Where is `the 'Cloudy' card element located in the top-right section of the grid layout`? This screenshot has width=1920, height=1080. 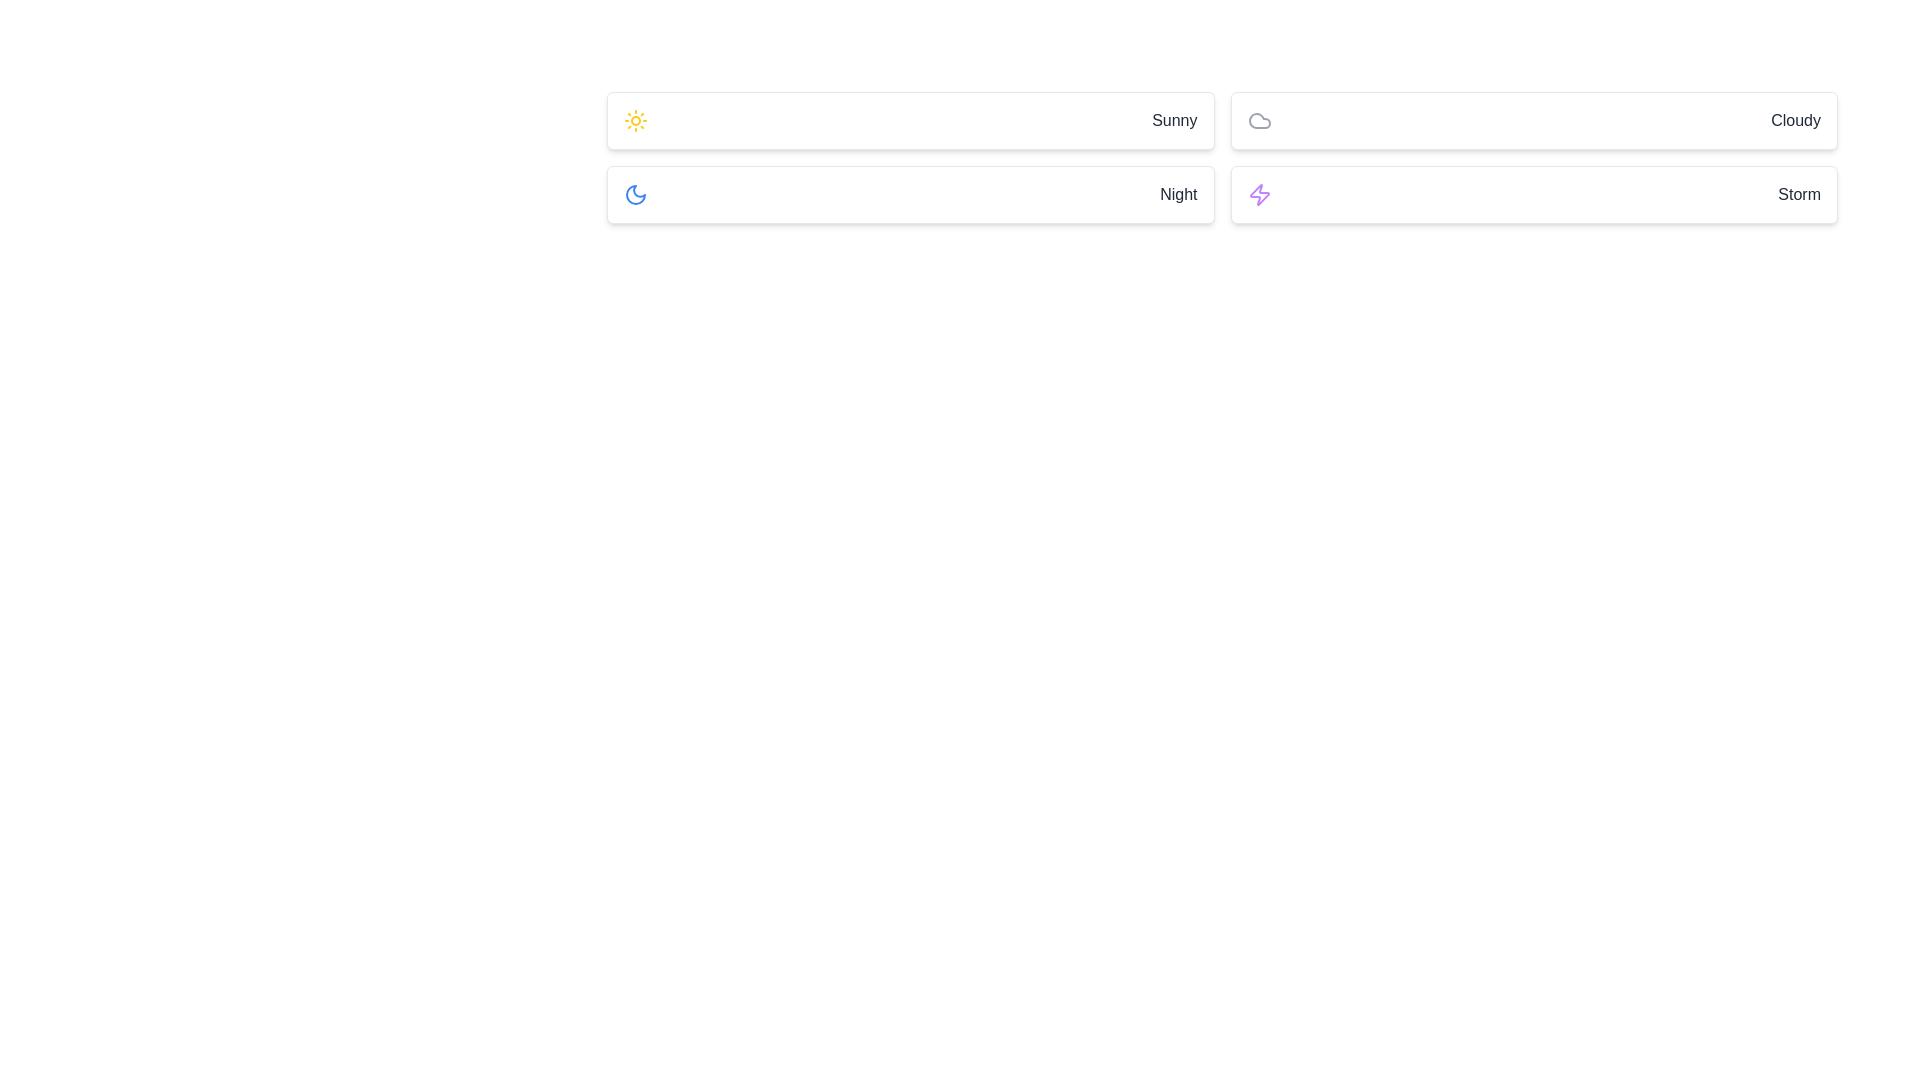
the 'Cloudy' card element located in the top-right section of the grid layout is located at coordinates (1533, 120).